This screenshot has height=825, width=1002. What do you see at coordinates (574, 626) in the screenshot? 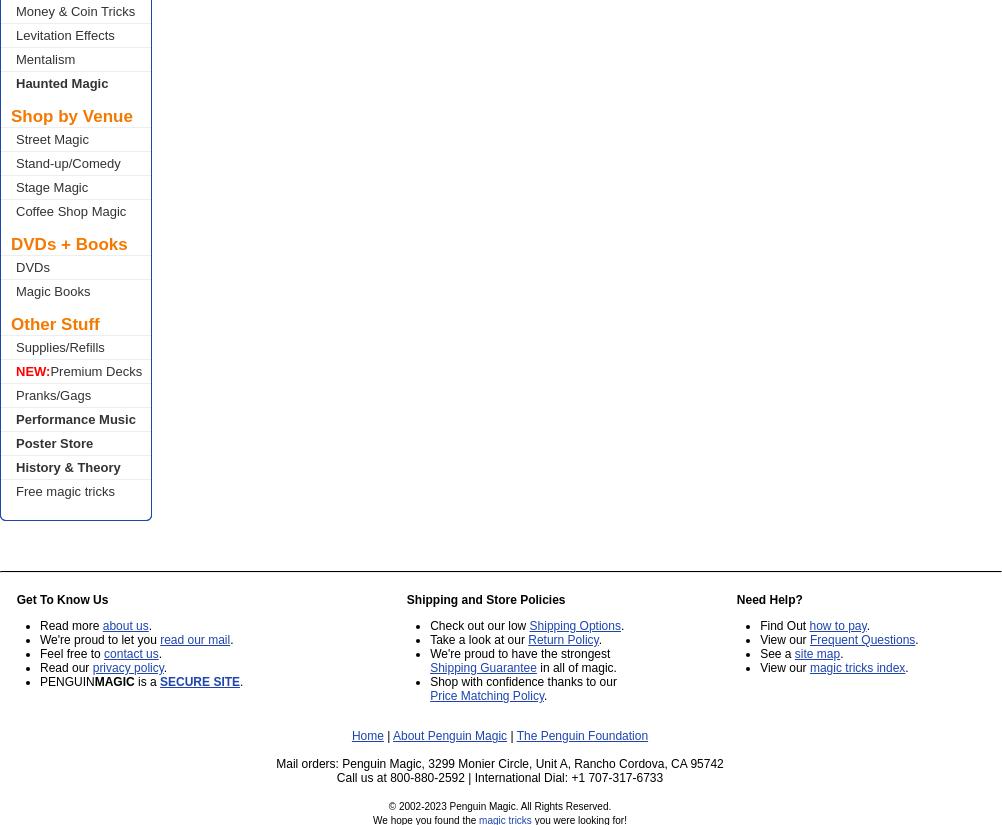
I see `'Shipping Options'` at bounding box center [574, 626].